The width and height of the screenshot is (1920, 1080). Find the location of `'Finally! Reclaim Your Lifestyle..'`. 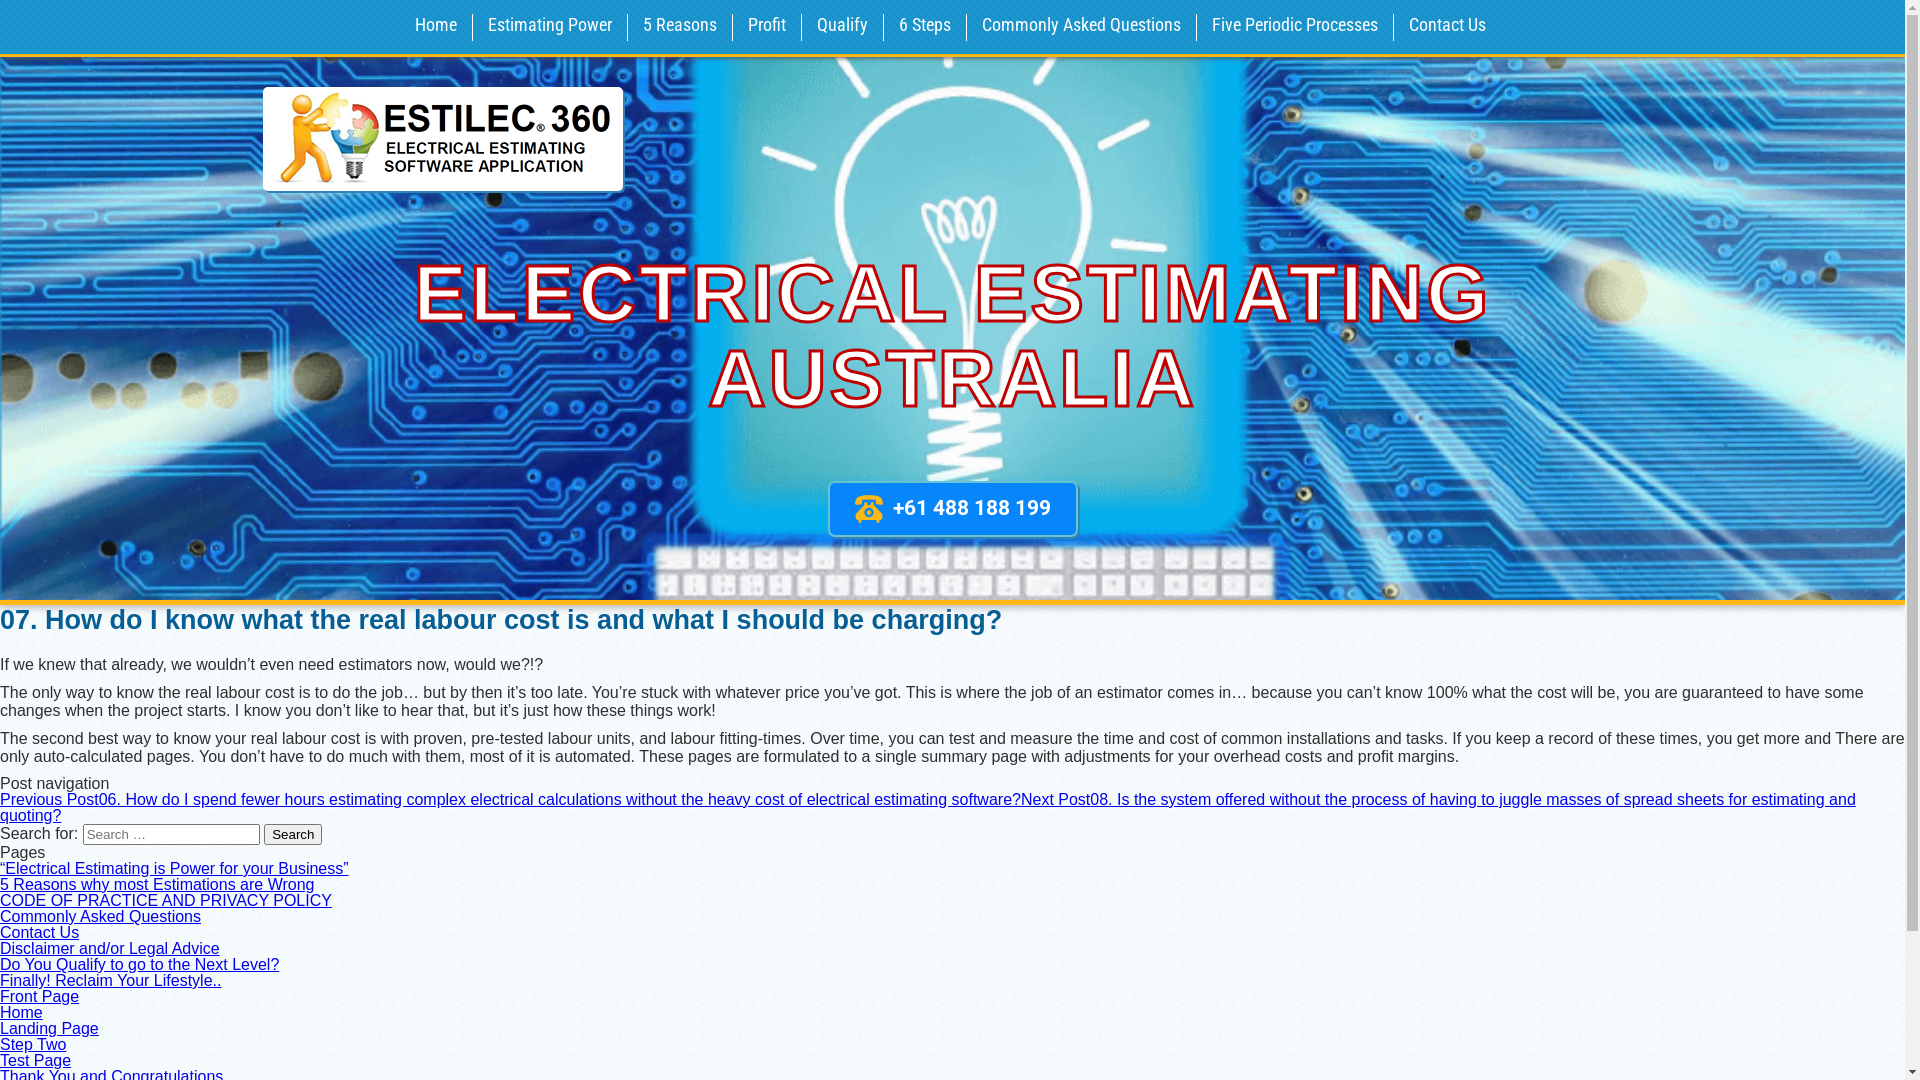

'Finally! Reclaim Your Lifestyle..' is located at coordinates (109, 979).